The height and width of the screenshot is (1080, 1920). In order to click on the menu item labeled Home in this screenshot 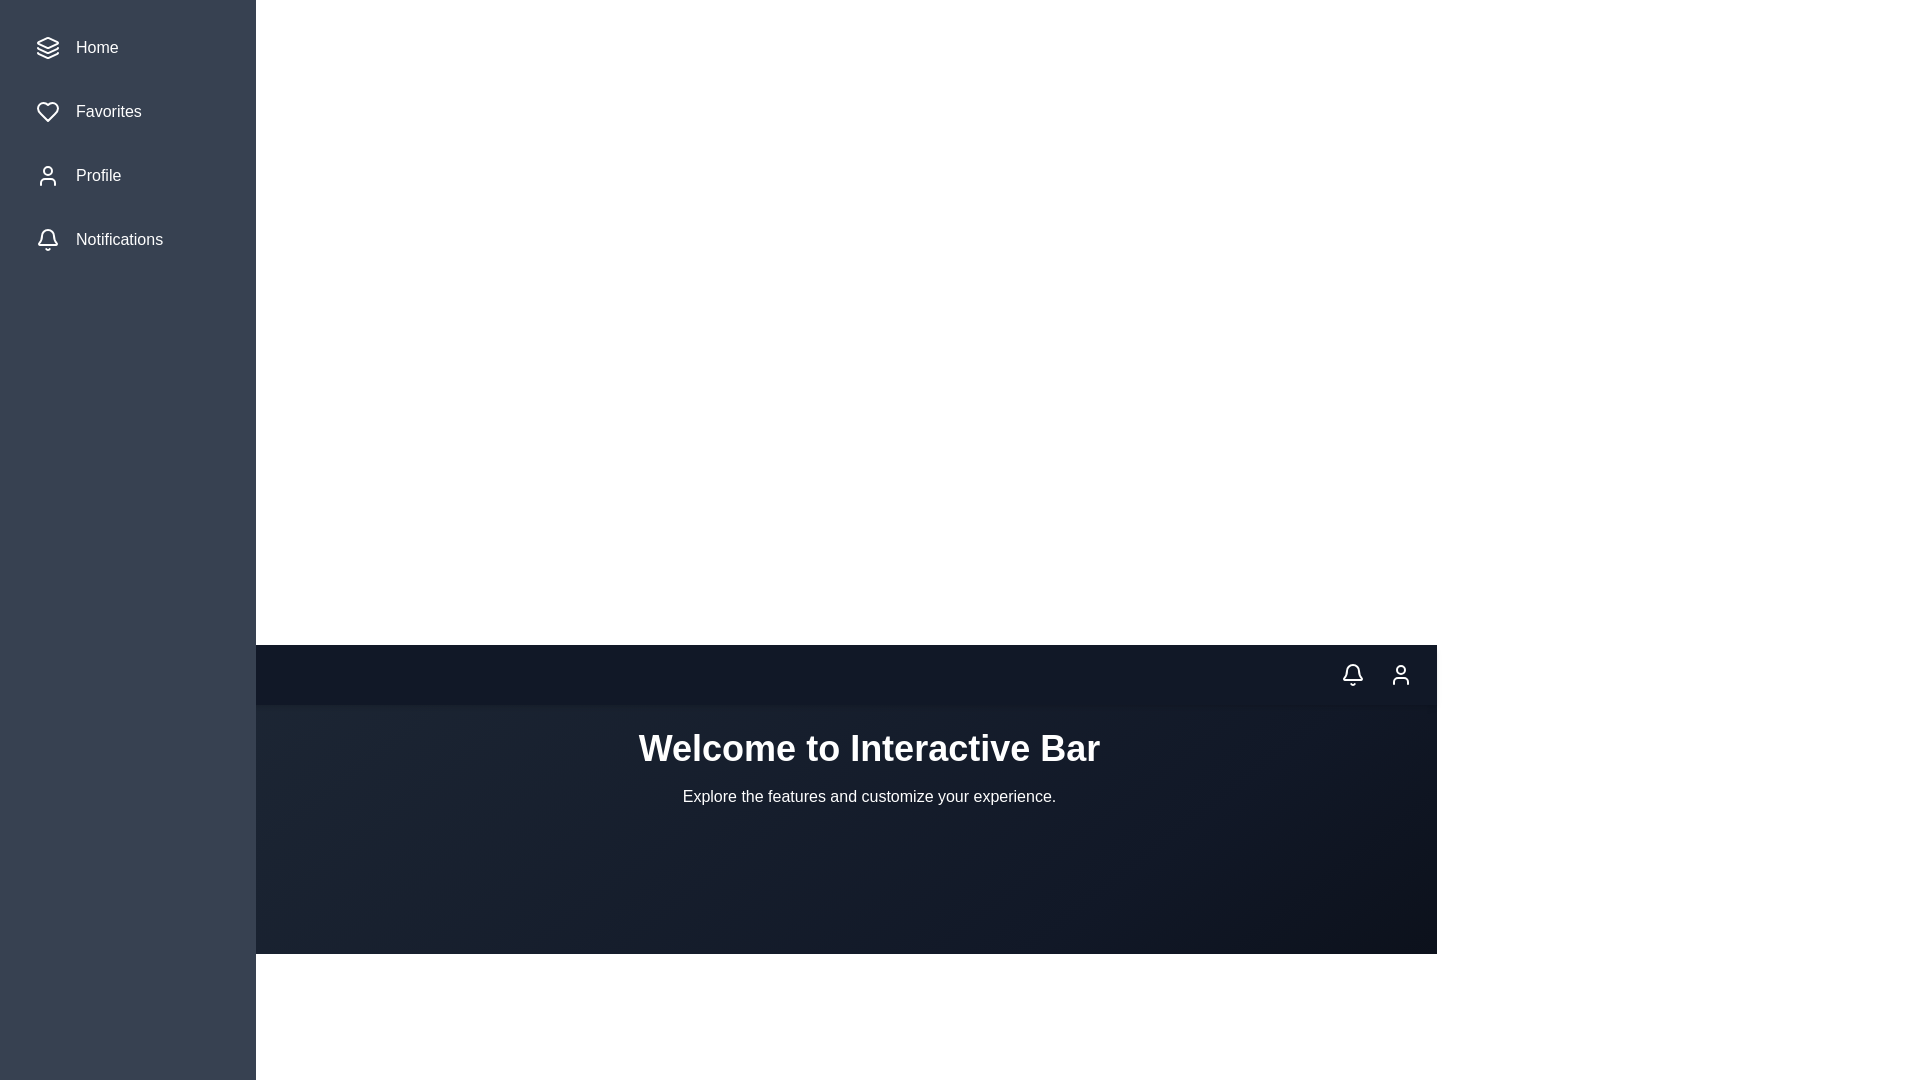, I will do `click(127, 46)`.